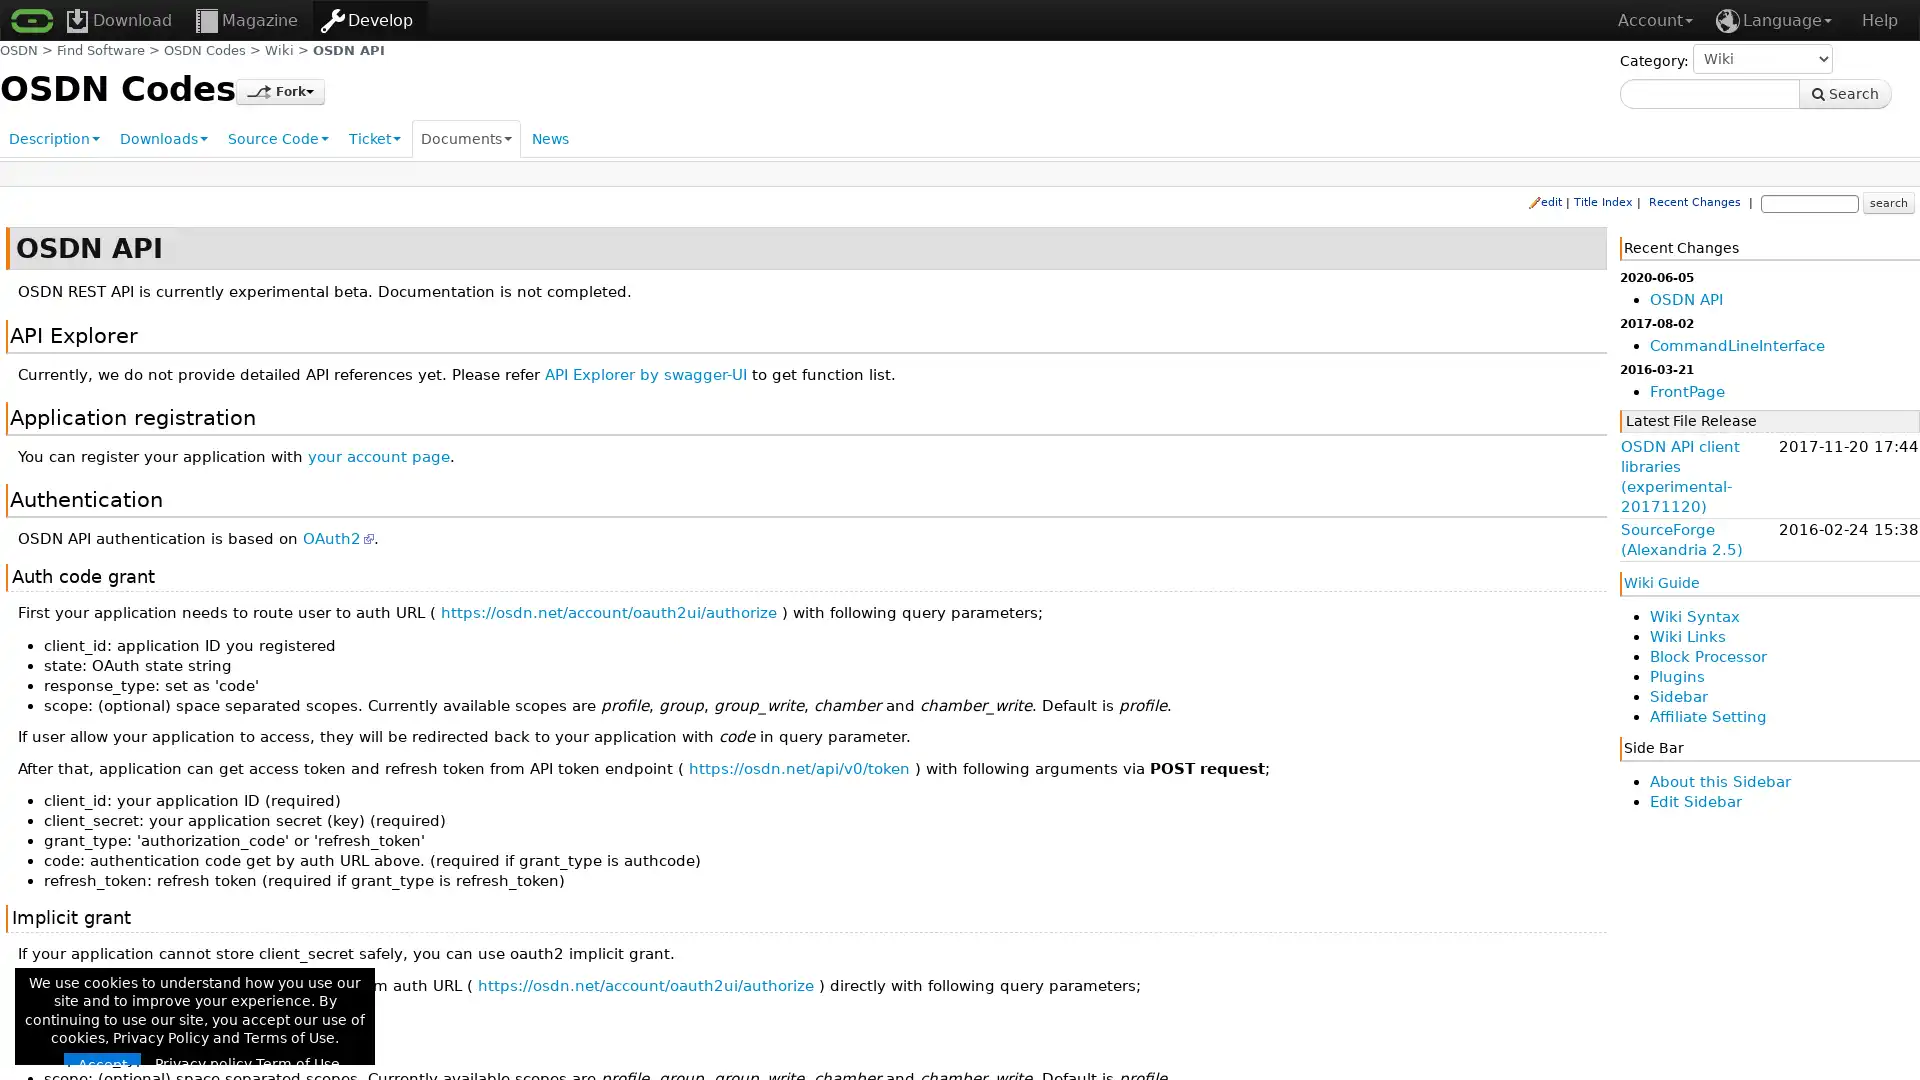  I want to click on search, so click(1886, 201).